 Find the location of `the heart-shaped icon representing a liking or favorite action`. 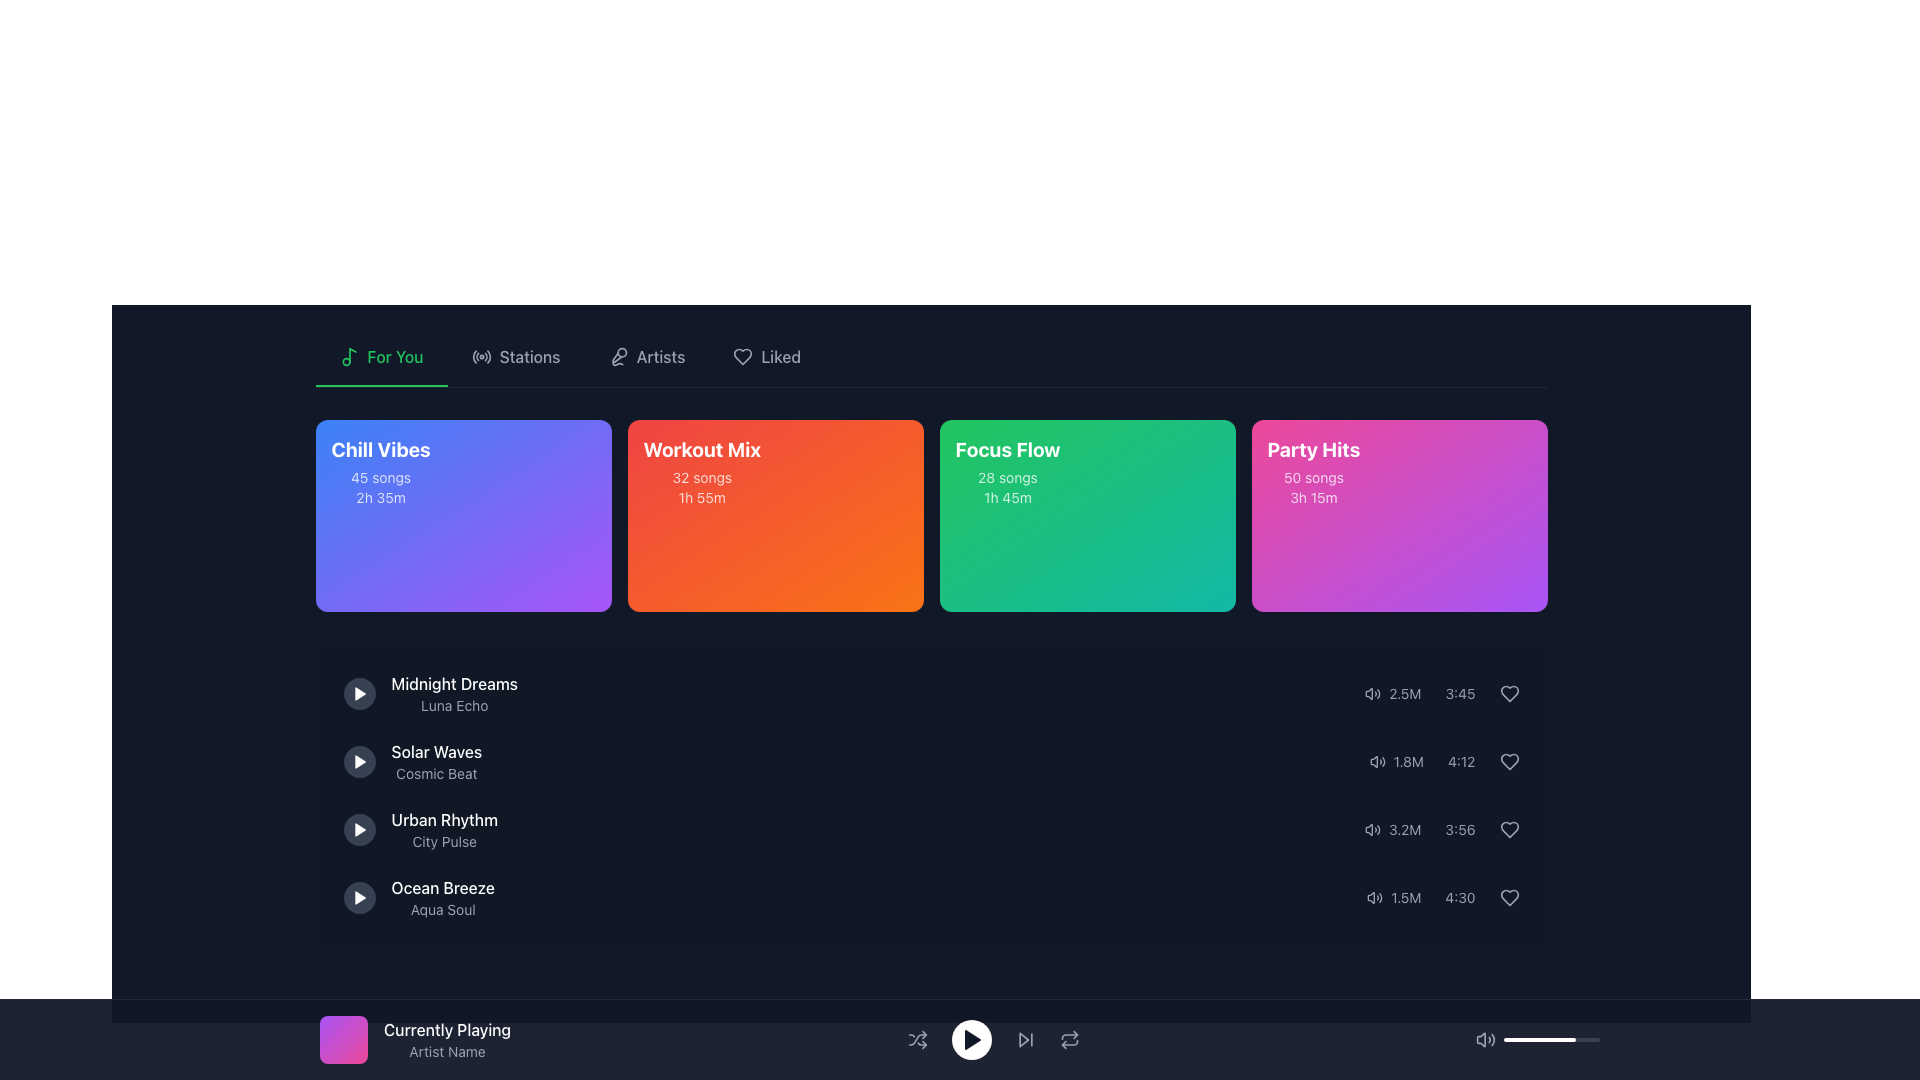

the heart-shaped icon representing a liking or favorite action is located at coordinates (1509, 693).